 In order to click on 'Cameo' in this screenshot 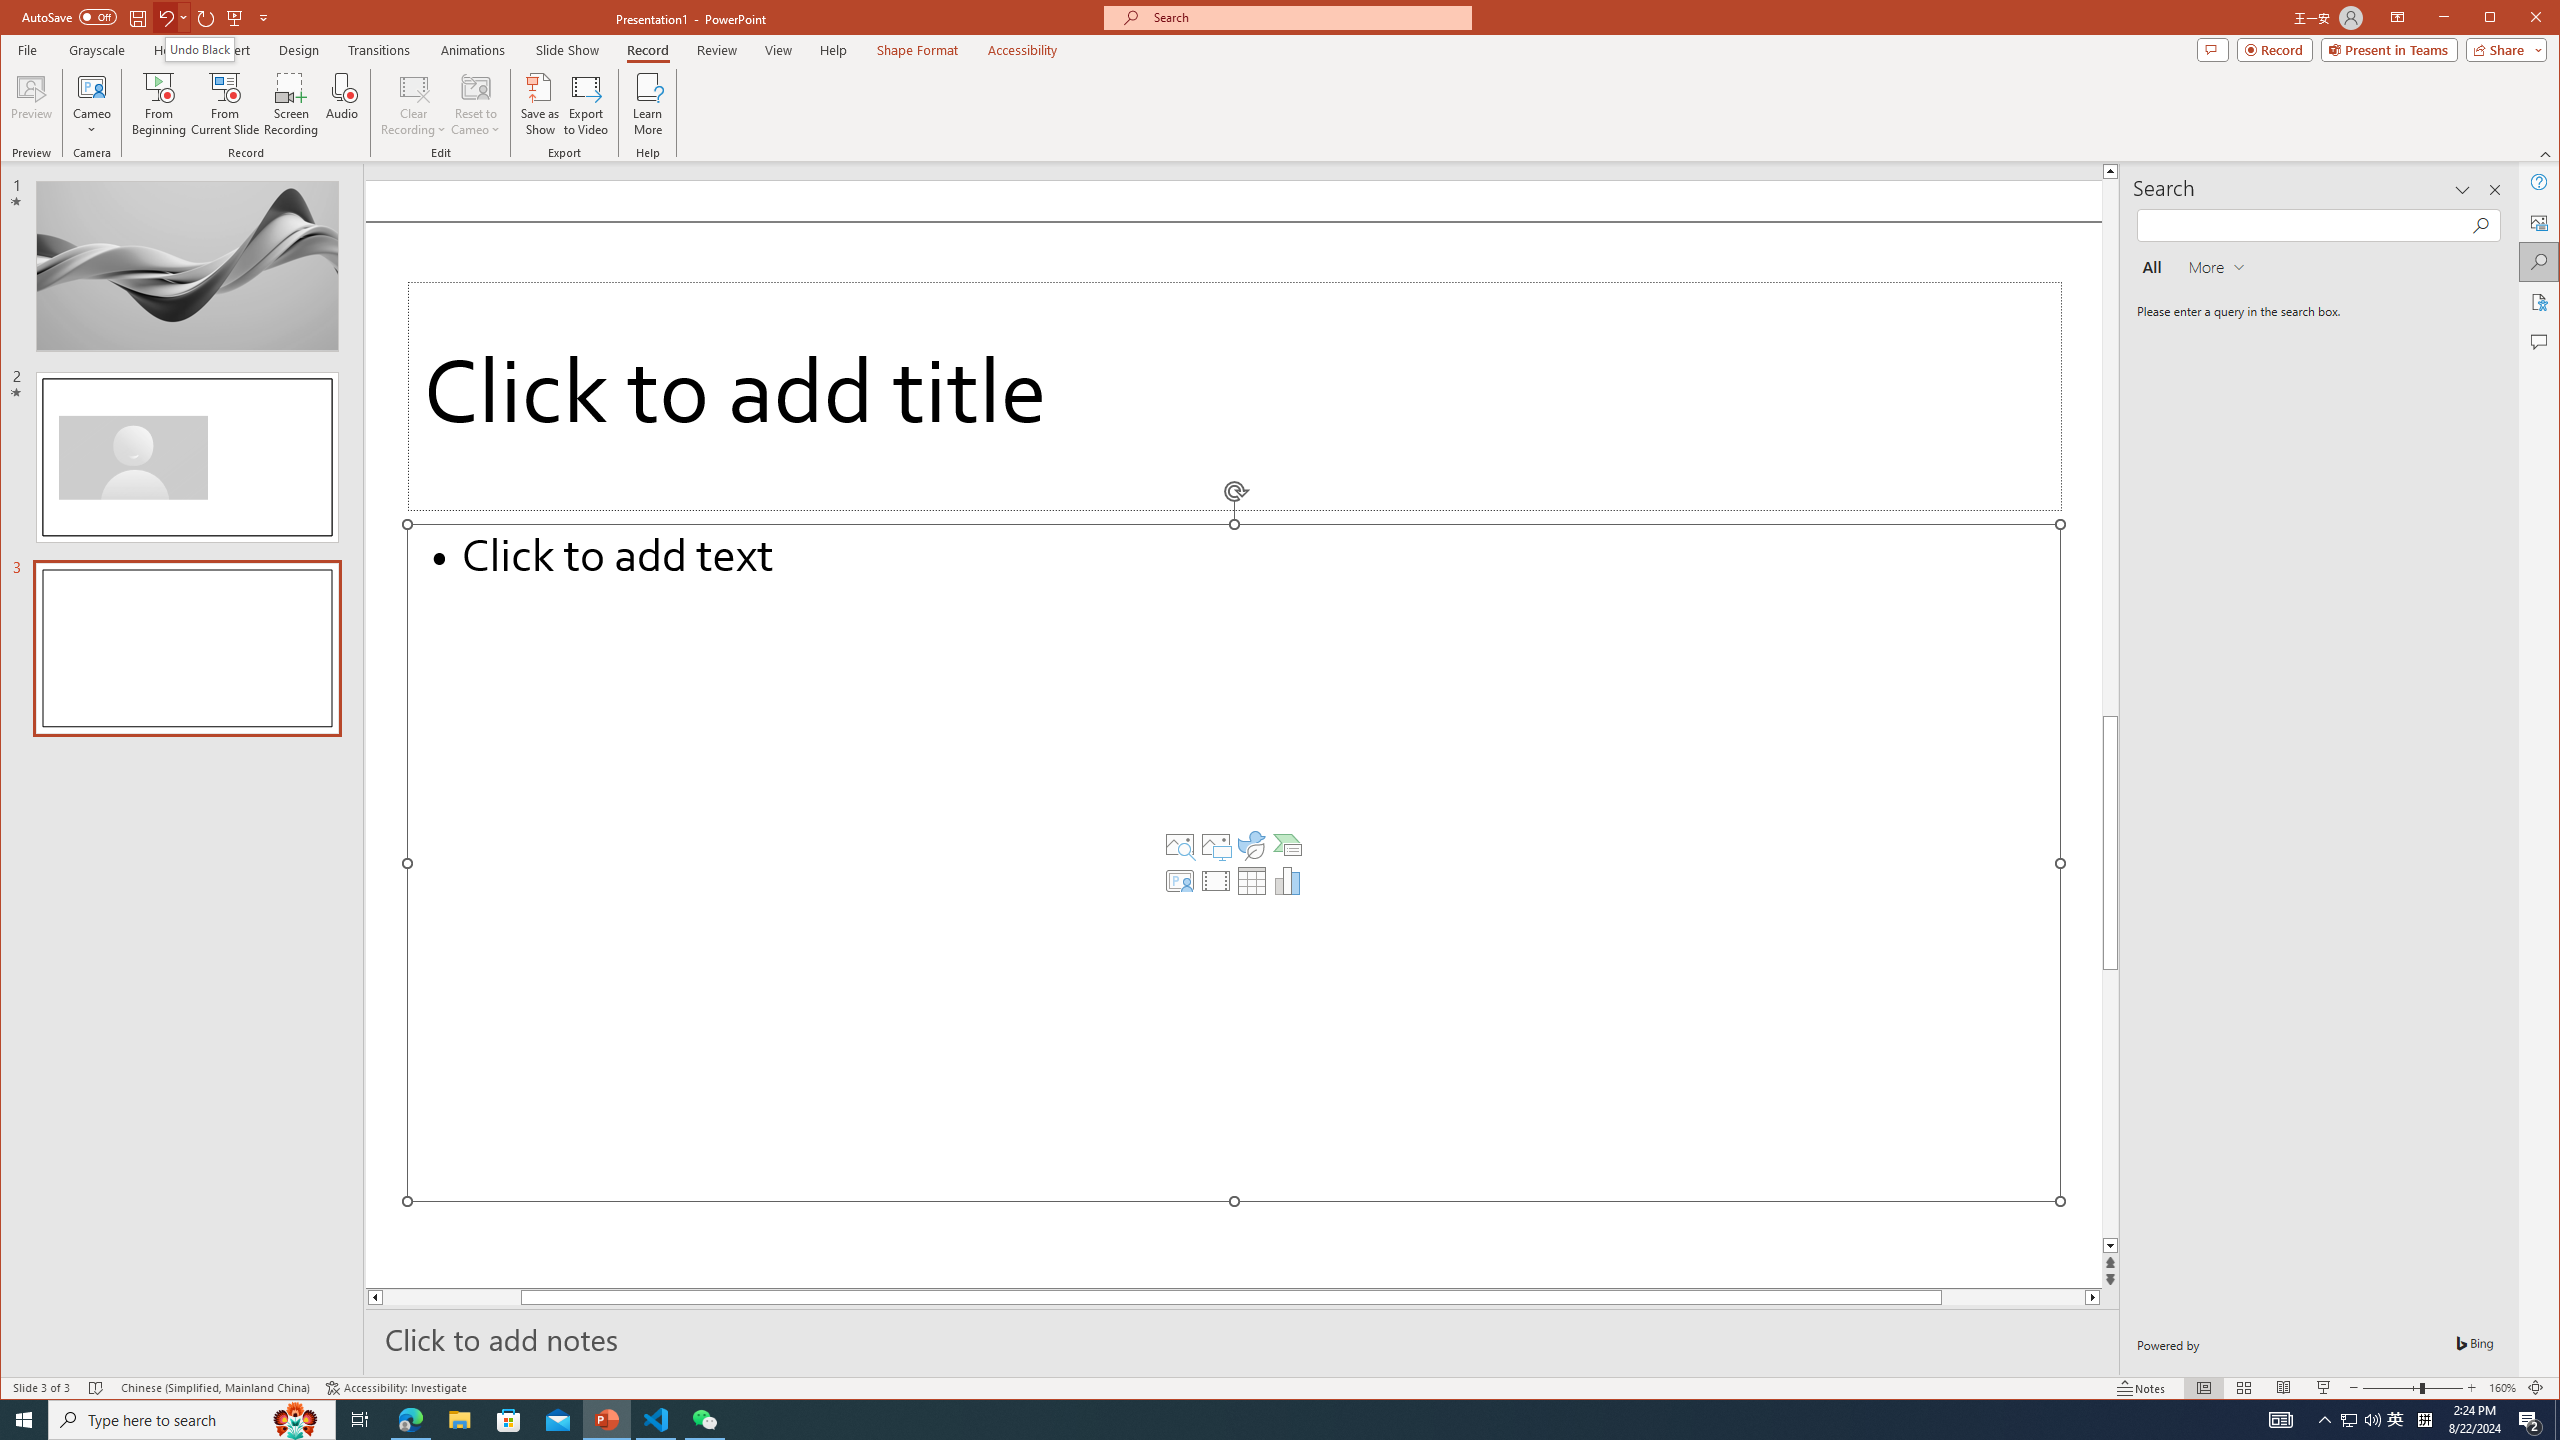, I will do `click(93, 103)`.